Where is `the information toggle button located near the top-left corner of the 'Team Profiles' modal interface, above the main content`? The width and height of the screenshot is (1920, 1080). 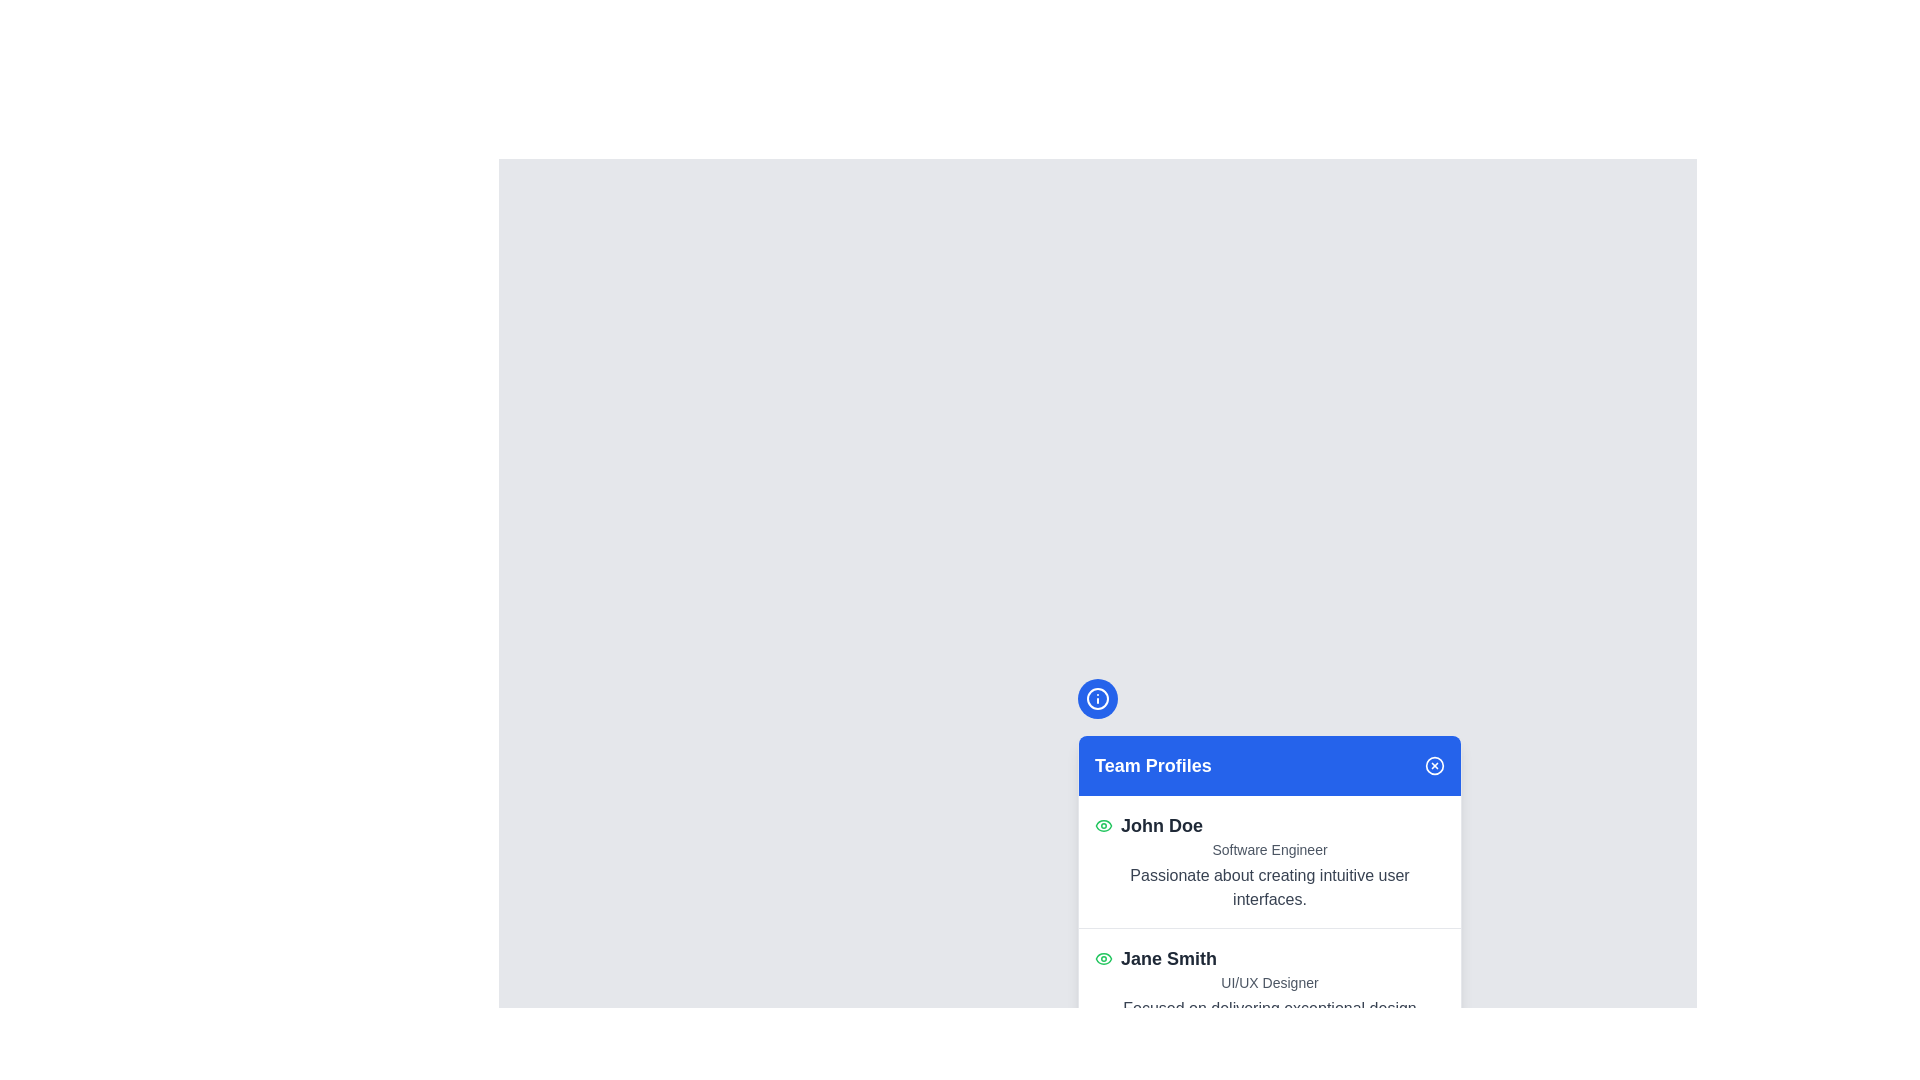 the information toggle button located near the top-left corner of the 'Team Profiles' modal interface, above the main content is located at coordinates (1097, 697).